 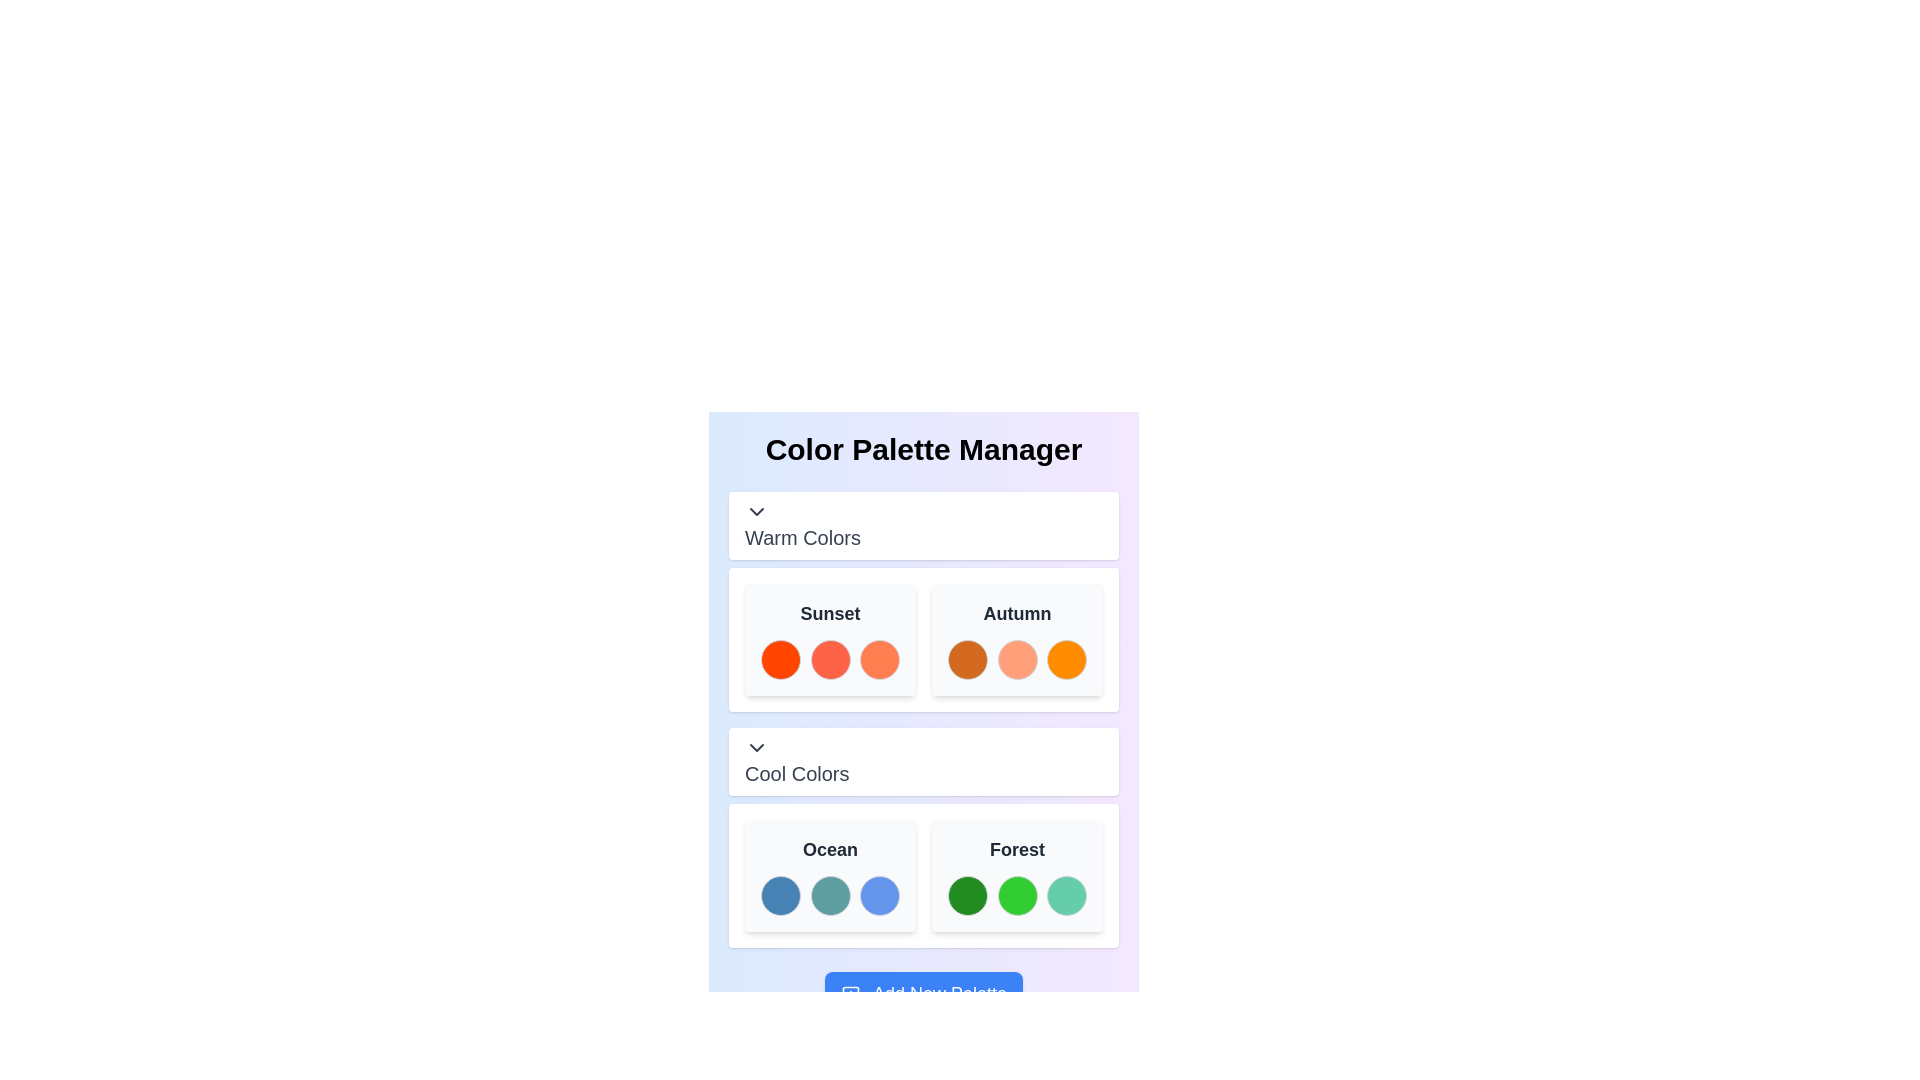 What do you see at coordinates (830, 849) in the screenshot?
I see `the 'Ocean' color palette label, which is the title of the card in the 'Cool Colors' section located at the top-left of the section` at bounding box center [830, 849].